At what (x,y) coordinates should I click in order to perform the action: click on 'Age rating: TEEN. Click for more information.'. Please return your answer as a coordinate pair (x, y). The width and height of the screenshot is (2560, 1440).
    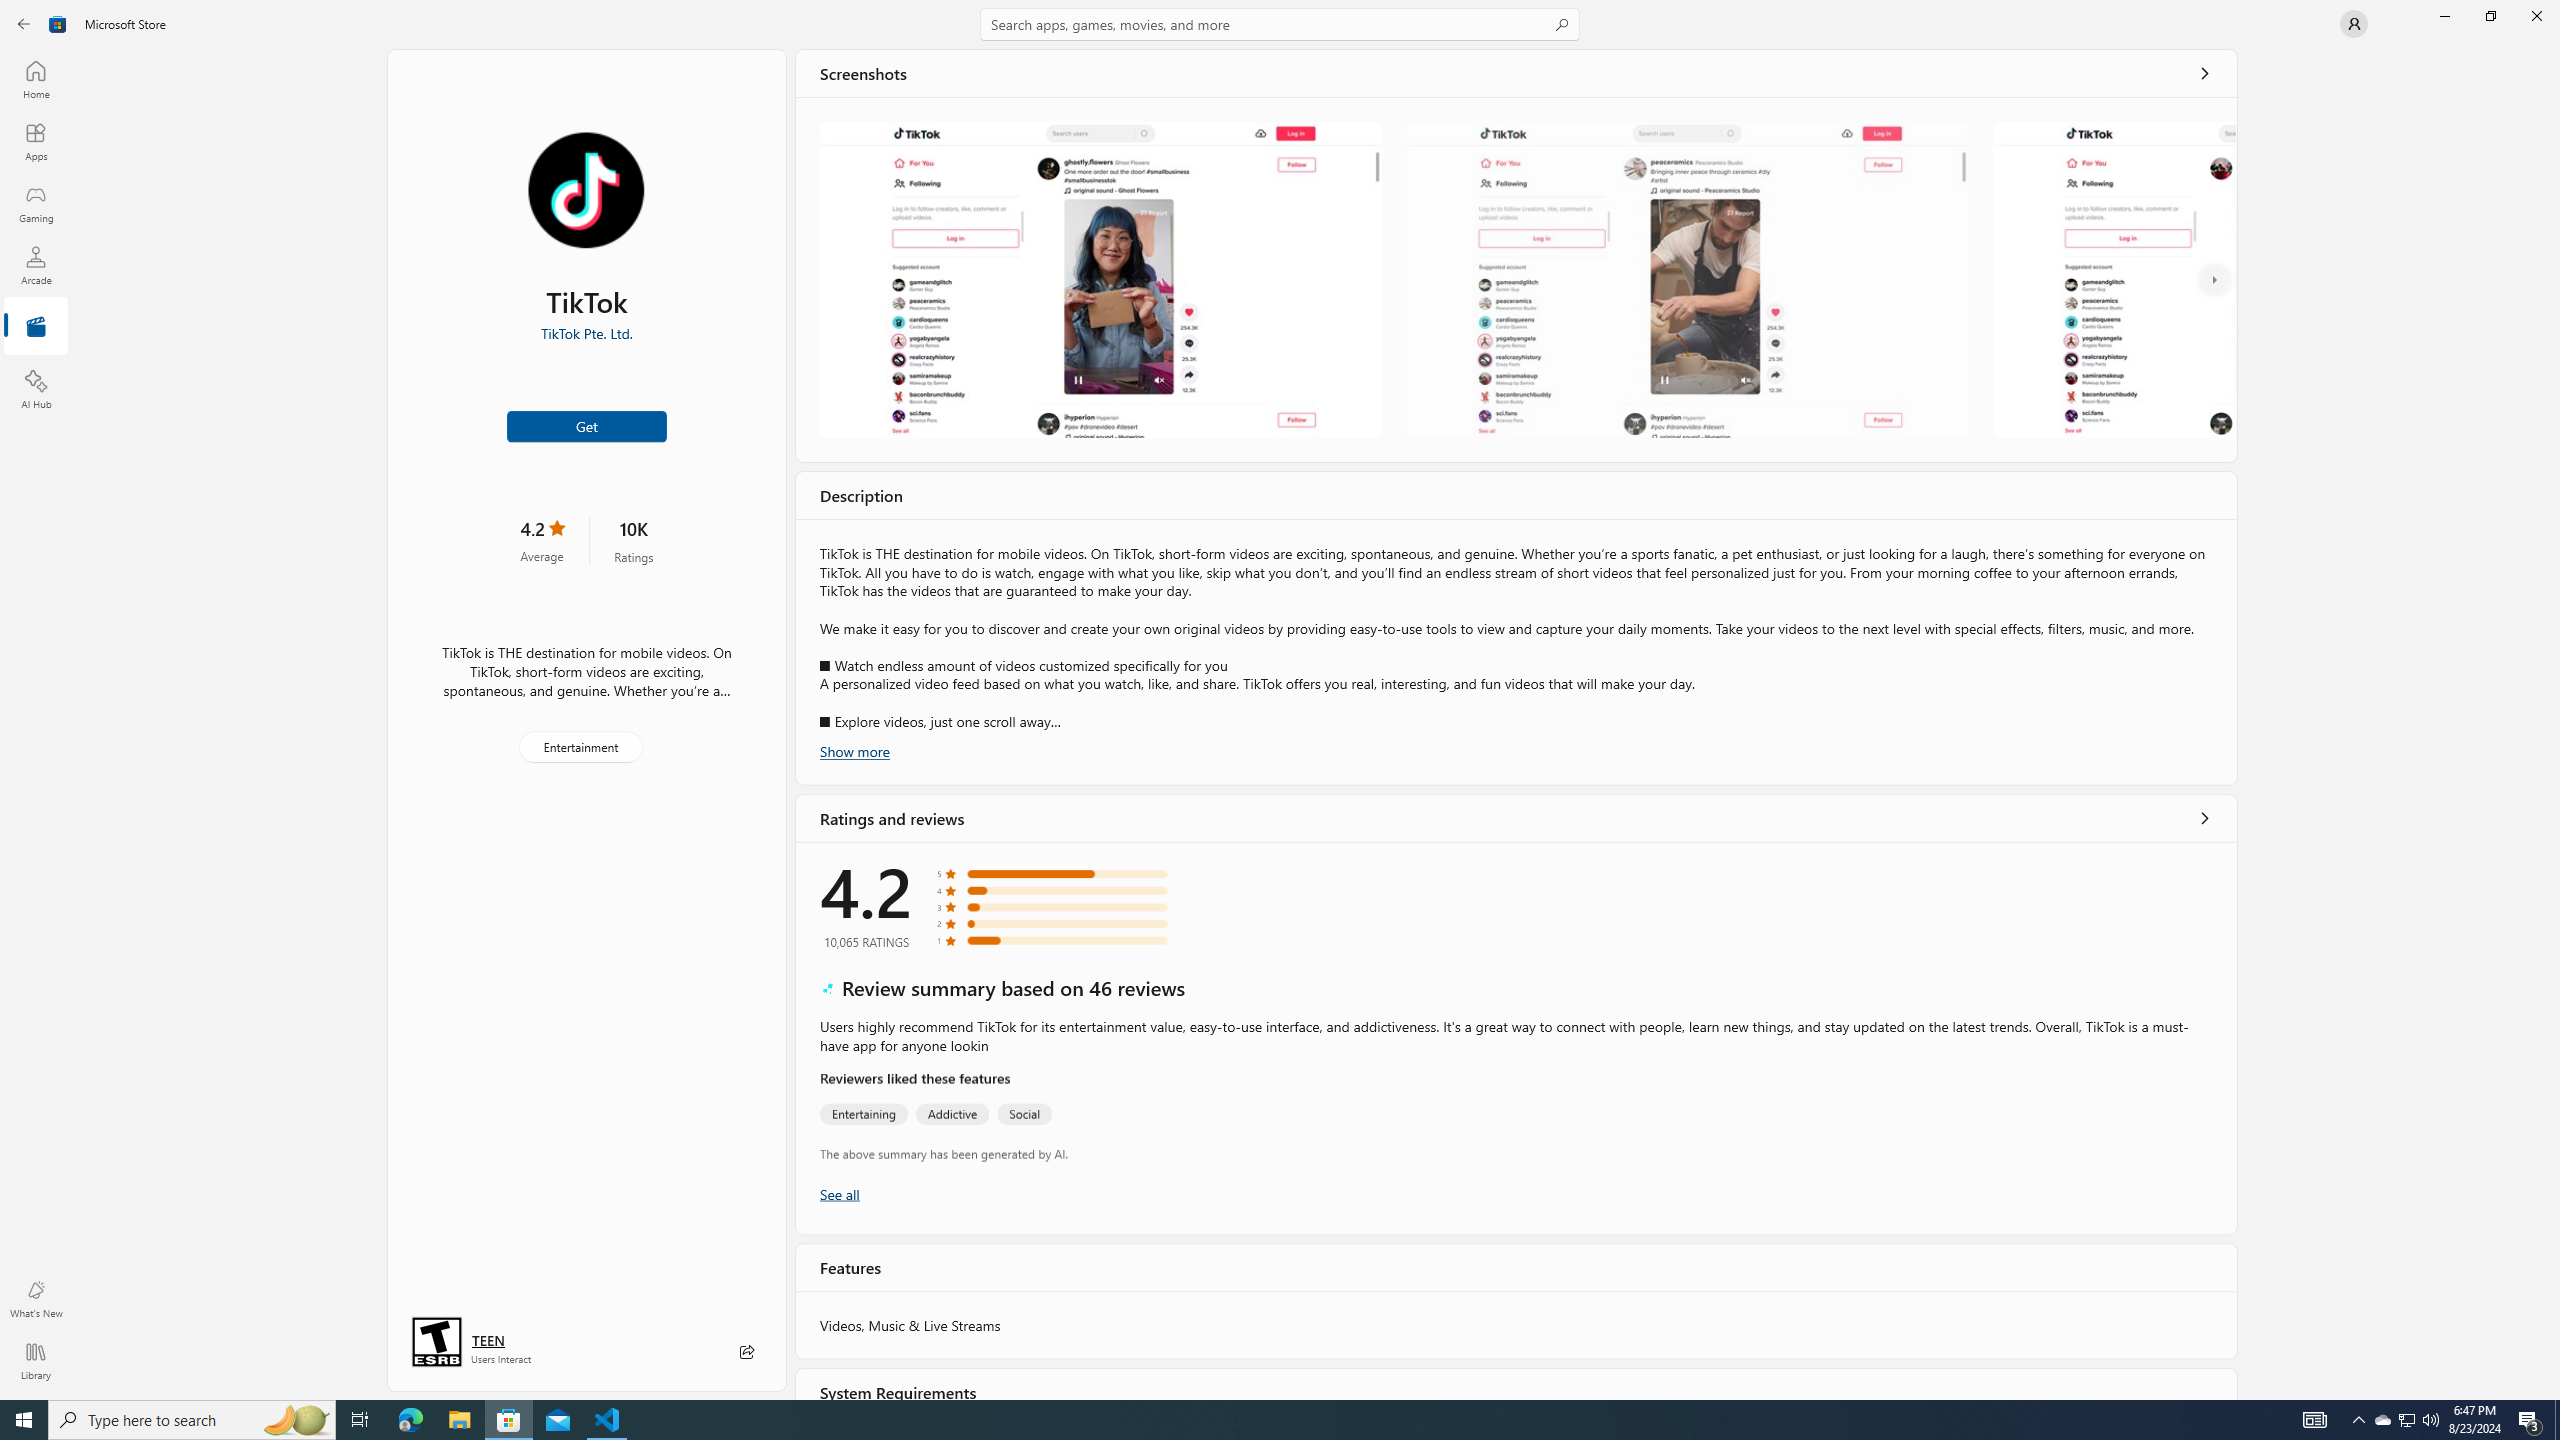
    Looking at the image, I should click on (486, 1340).